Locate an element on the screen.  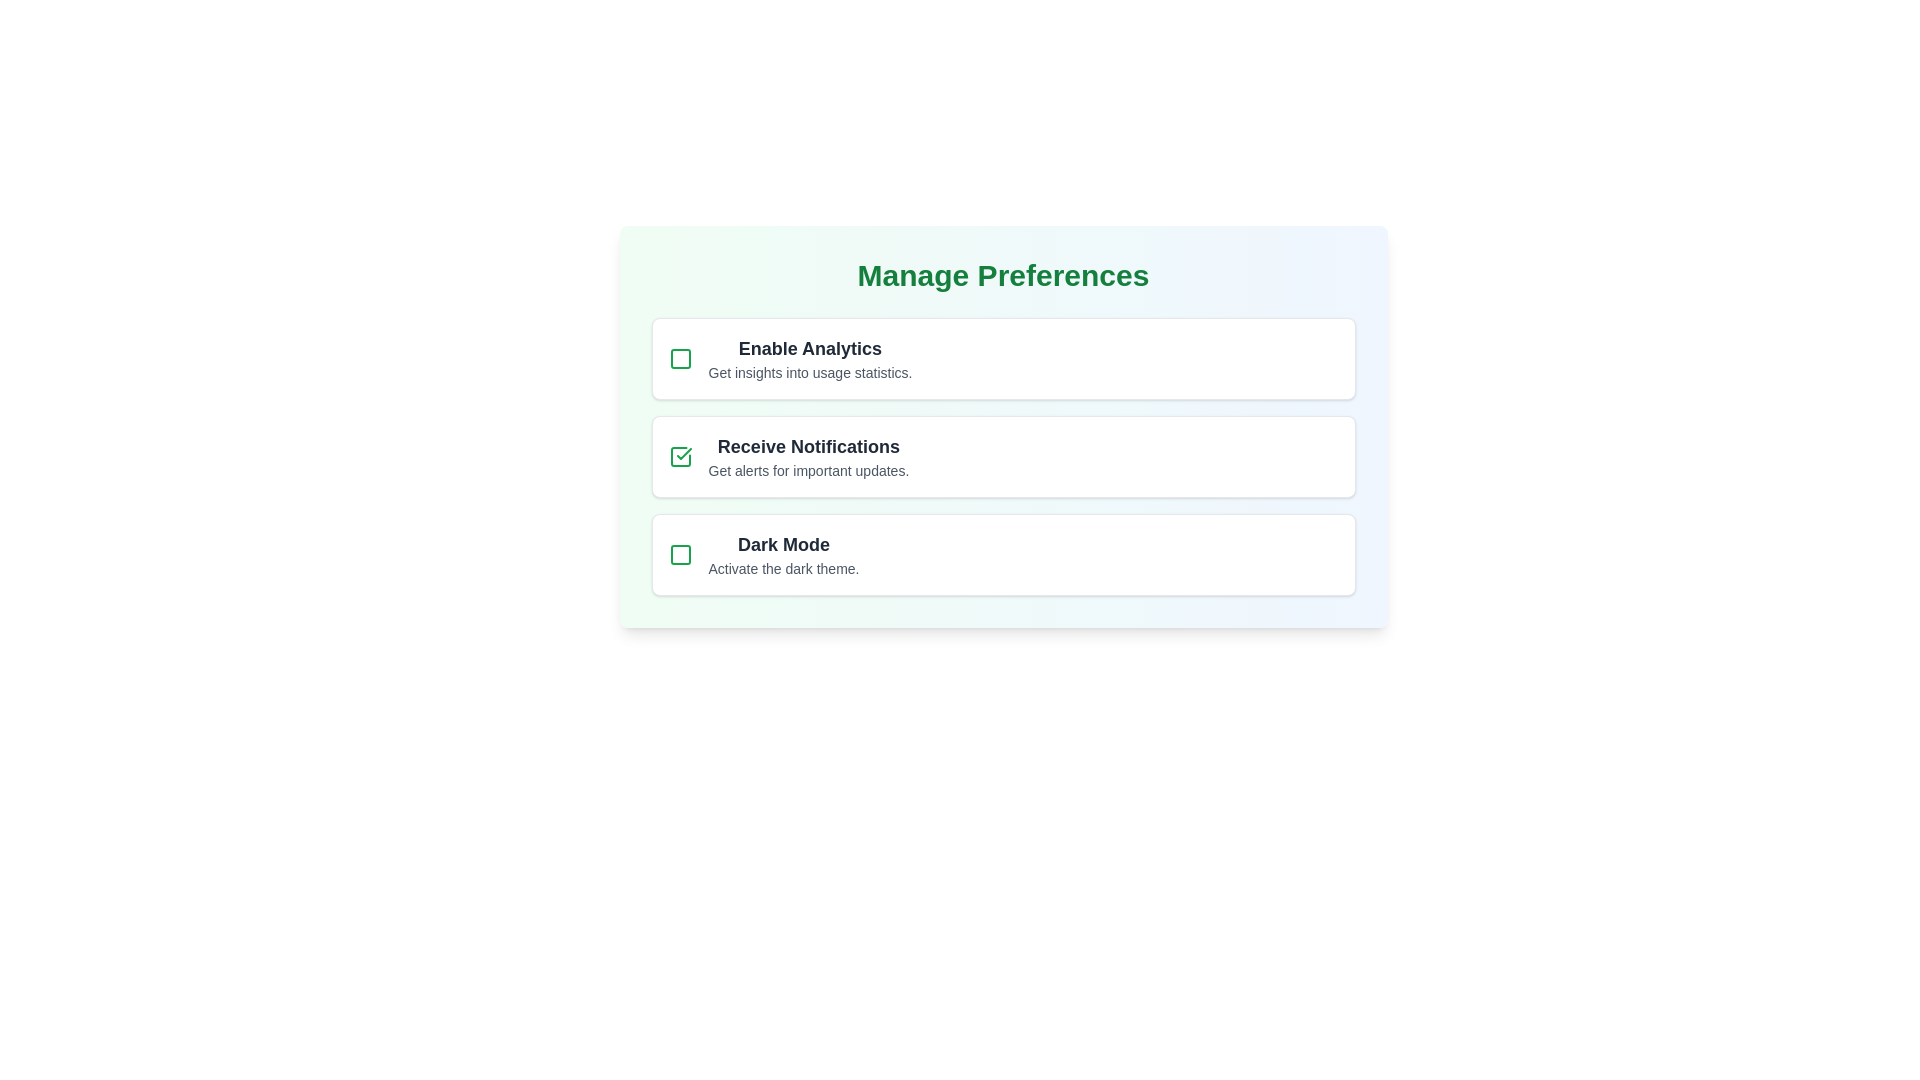
the informational text label located beneath the 'Enable Analytics' heading, which provides context about the feature is located at coordinates (810, 373).